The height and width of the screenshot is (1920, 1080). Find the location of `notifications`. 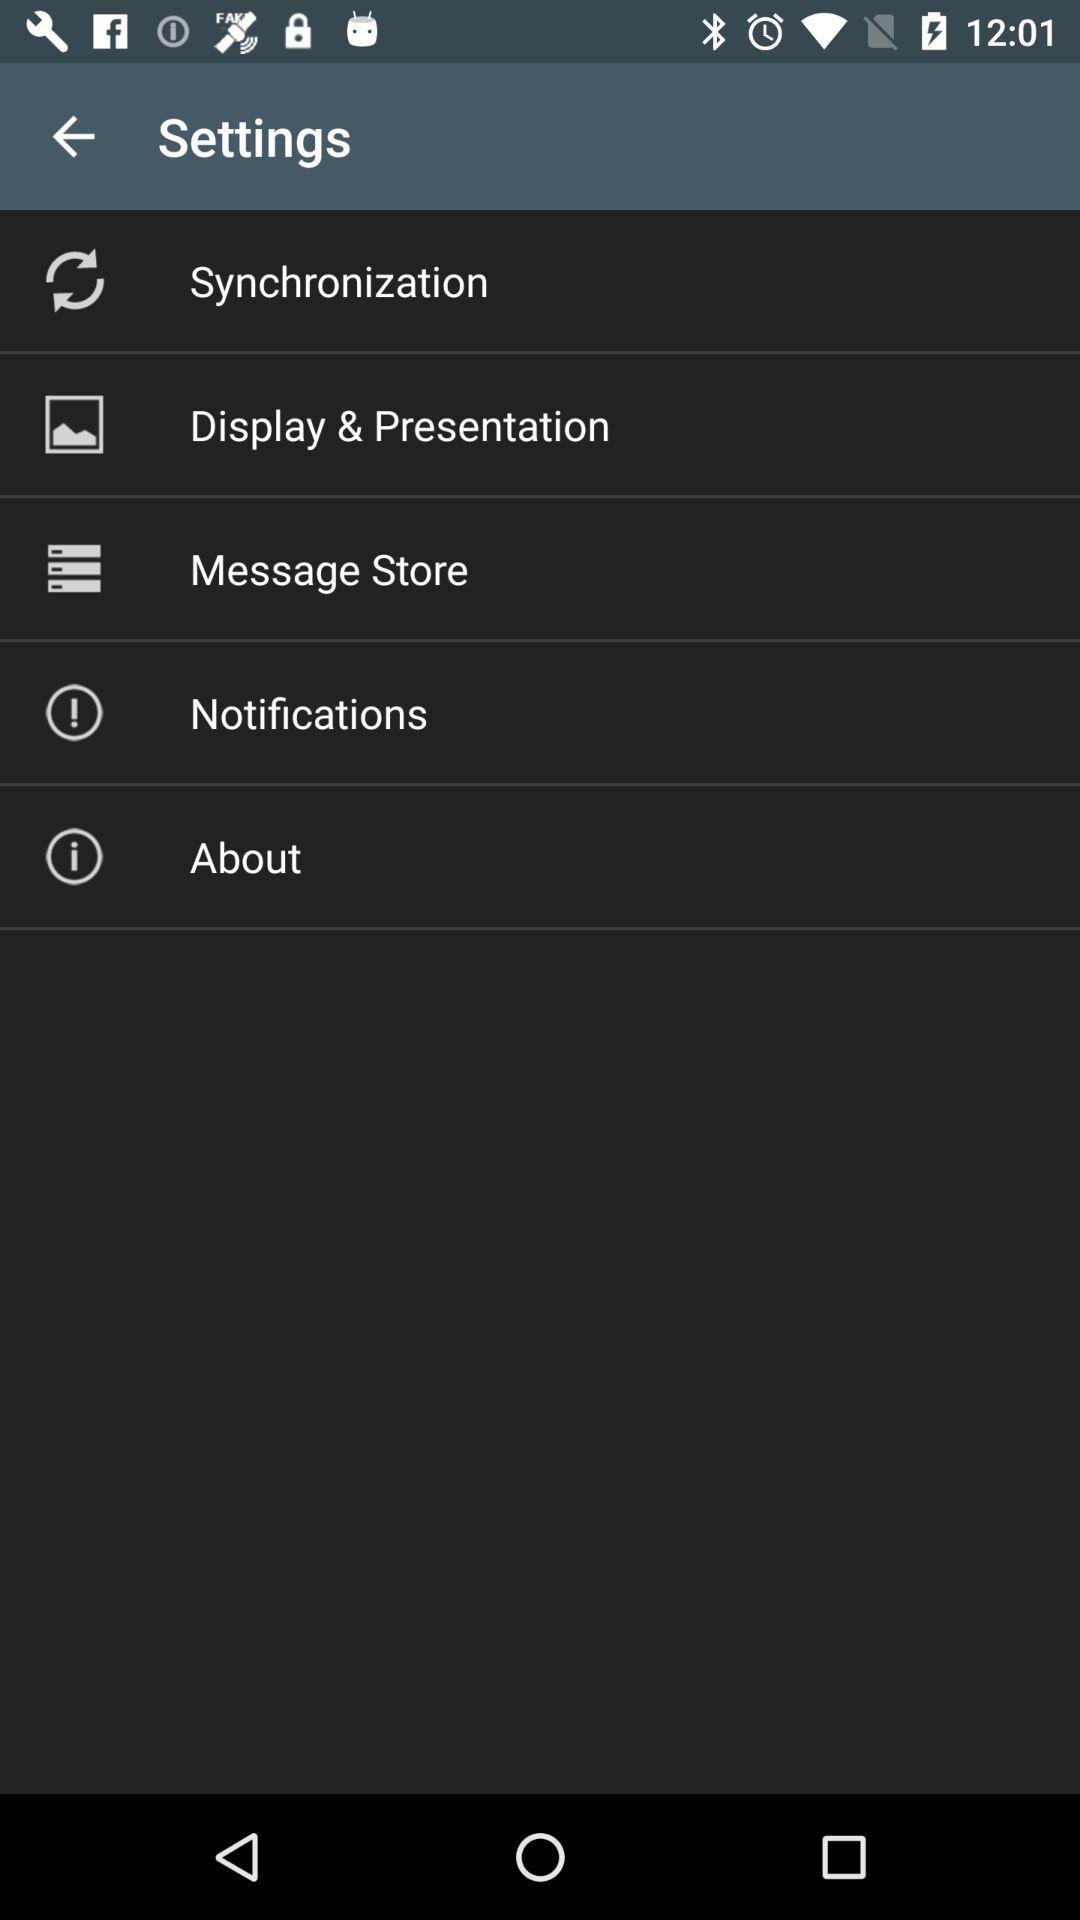

notifications is located at coordinates (308, 712).